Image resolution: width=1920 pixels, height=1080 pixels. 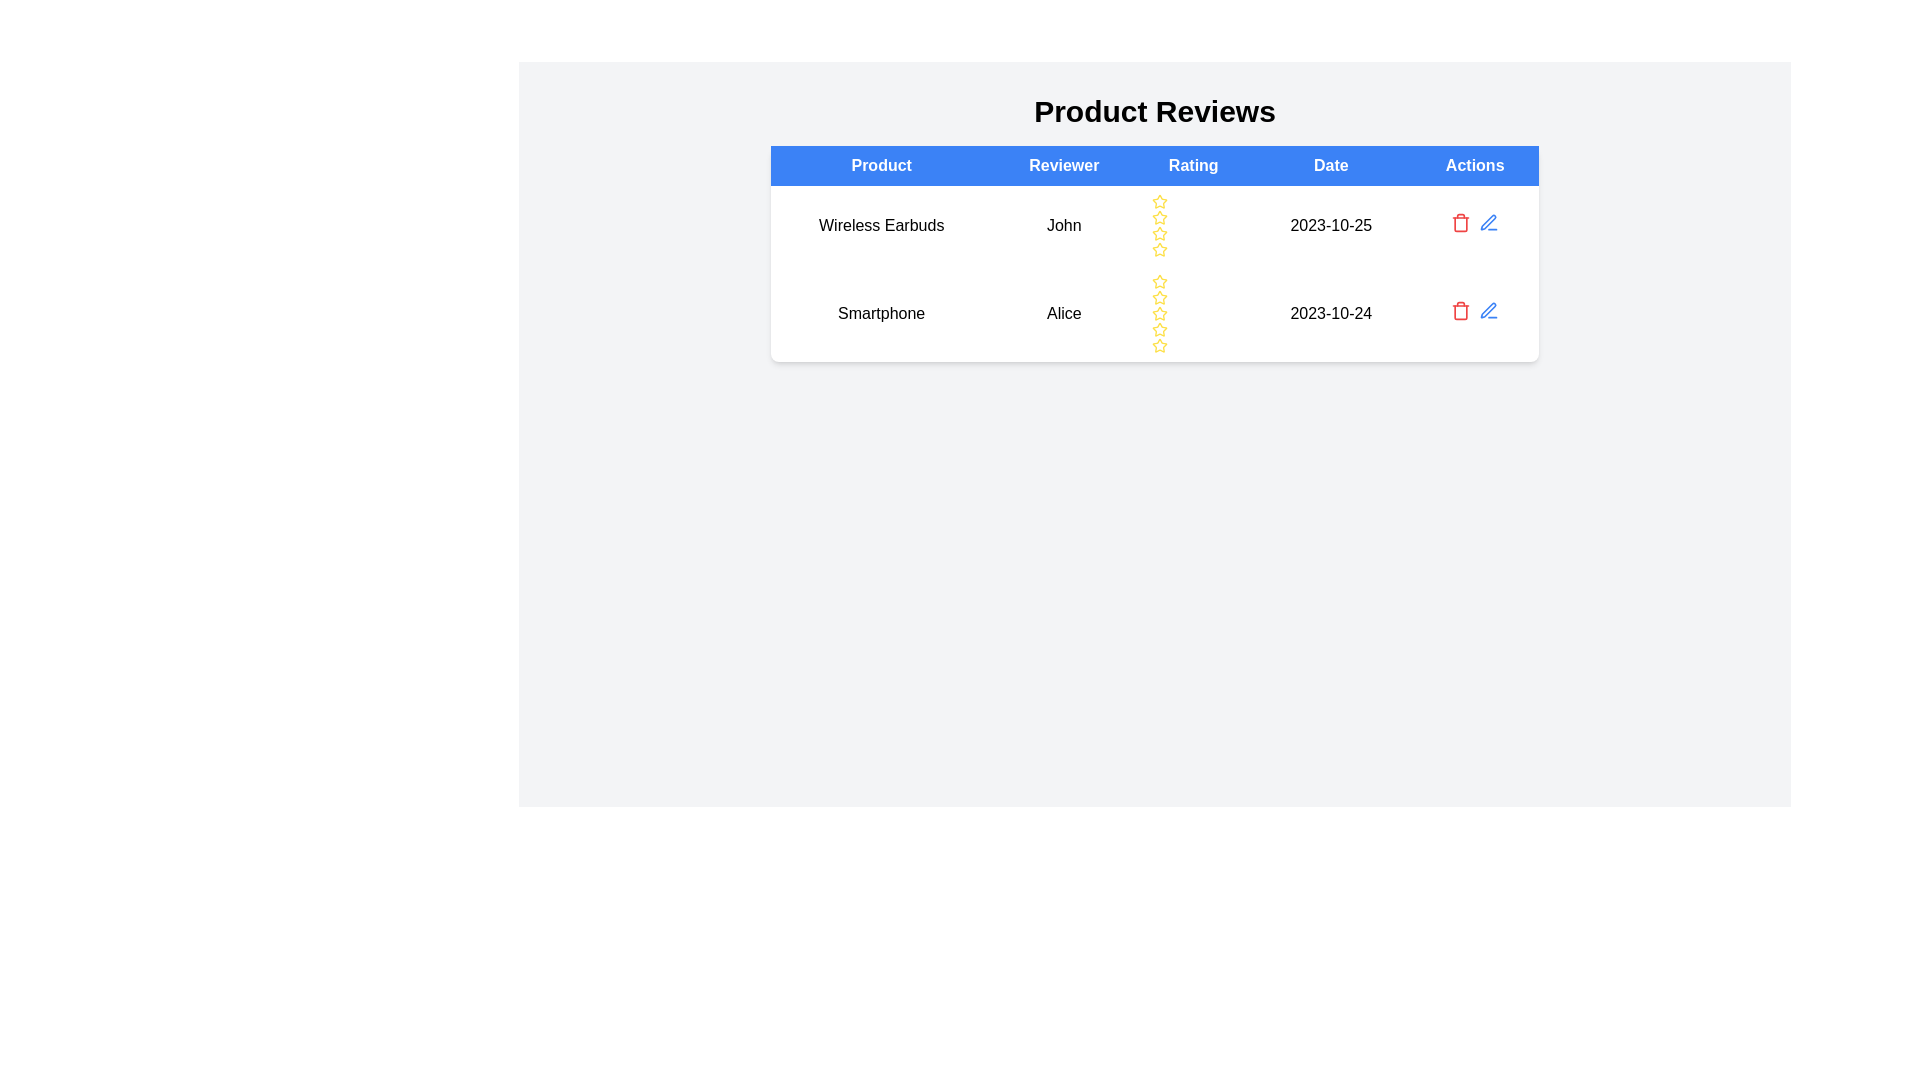 What do you see at coordinates (1160, 232) in the screenshot?
I see `the second star icon in the rating component for the product 'Wireless Earbuds' reviewed by 'John'` at bounding box center [1160, 232].